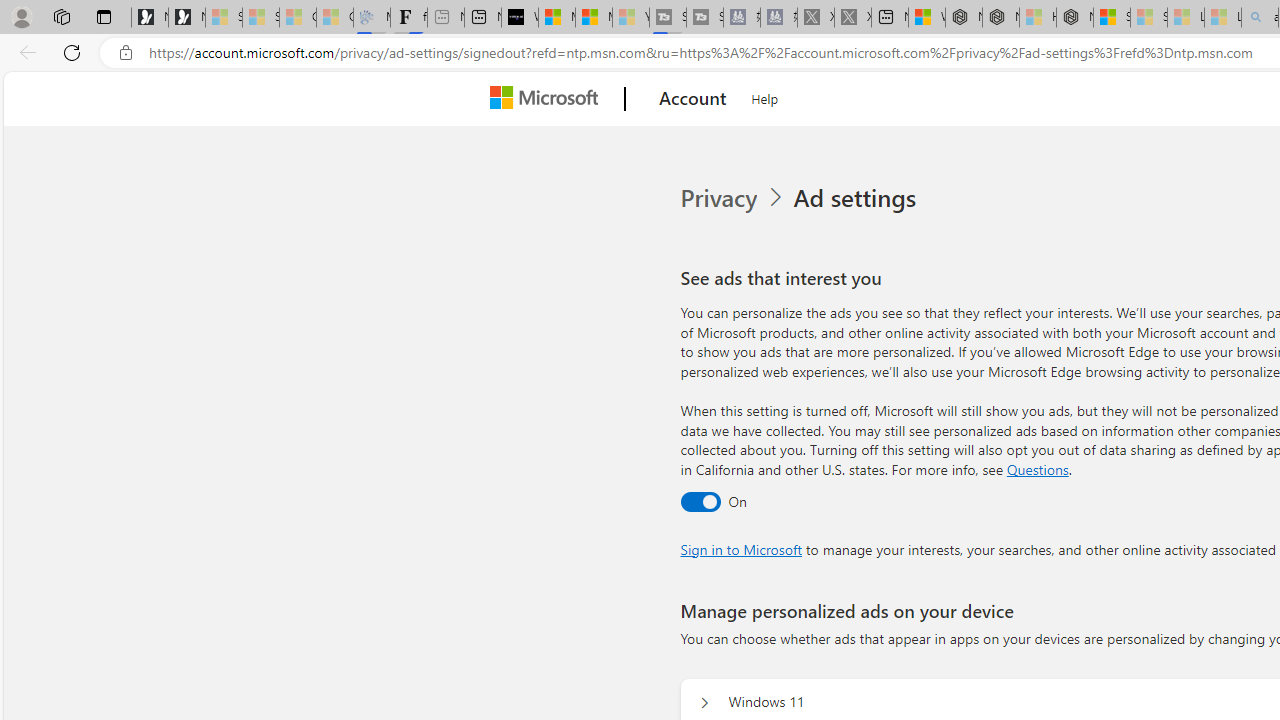 The height and width of the screenshot is (720, 1280). I want to click on 'Microsoft', so click(548, 99).